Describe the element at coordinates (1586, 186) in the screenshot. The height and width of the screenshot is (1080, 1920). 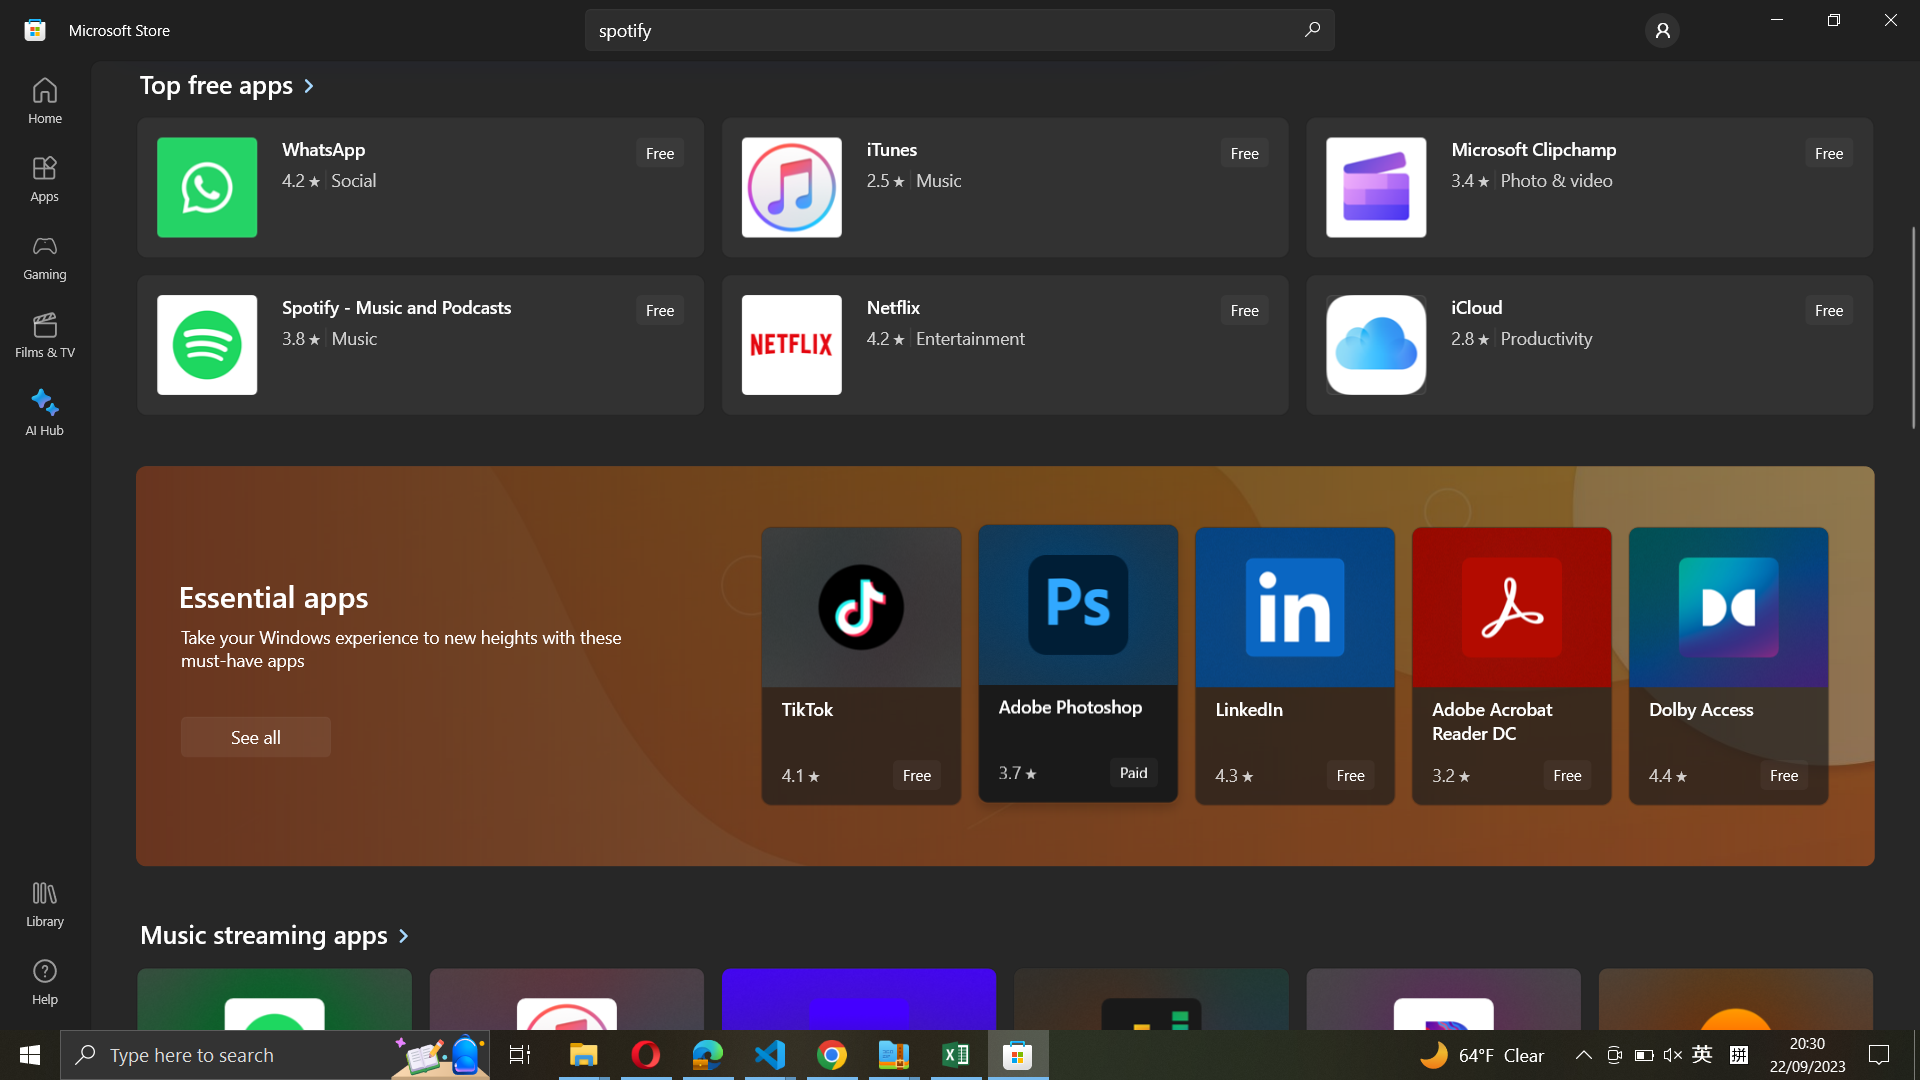
I see `the operation of Microsoft Clipchamp` at that location.